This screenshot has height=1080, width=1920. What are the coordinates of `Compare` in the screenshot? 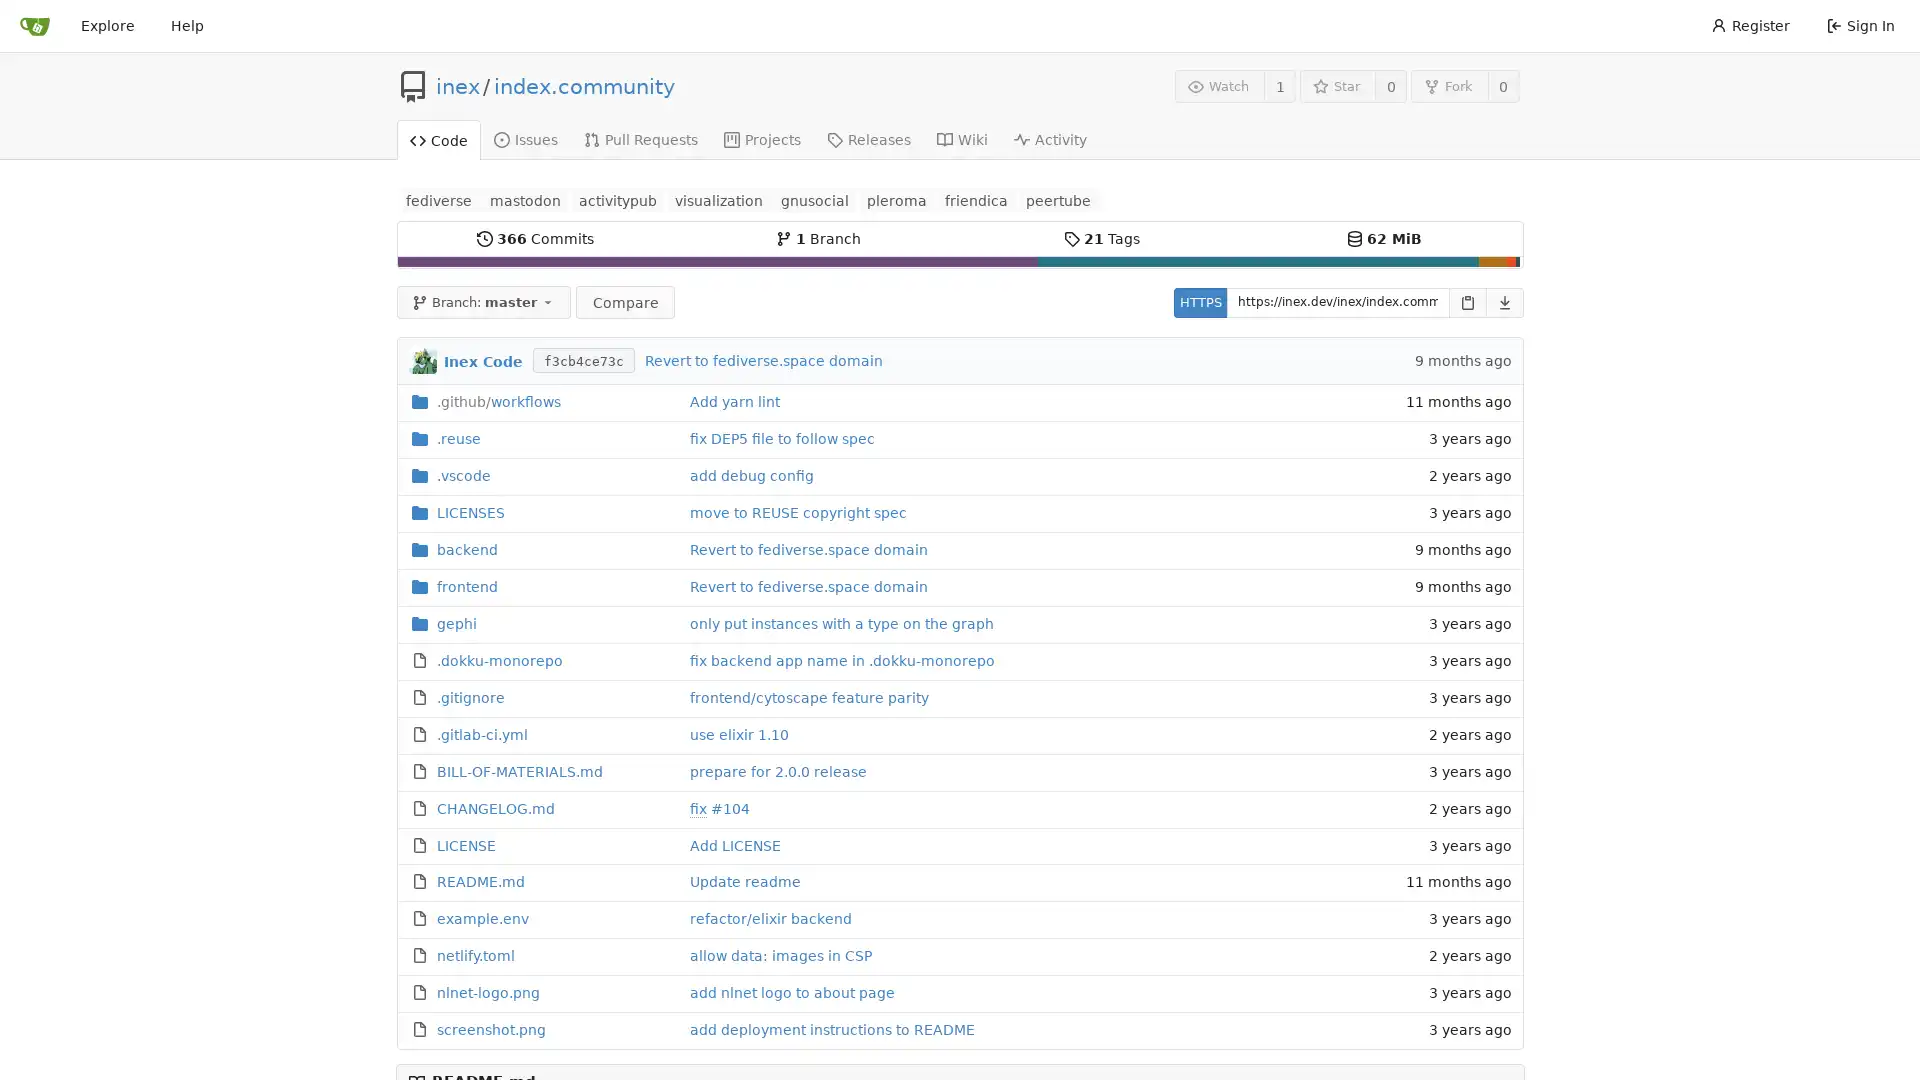 It's located at (623, 301).